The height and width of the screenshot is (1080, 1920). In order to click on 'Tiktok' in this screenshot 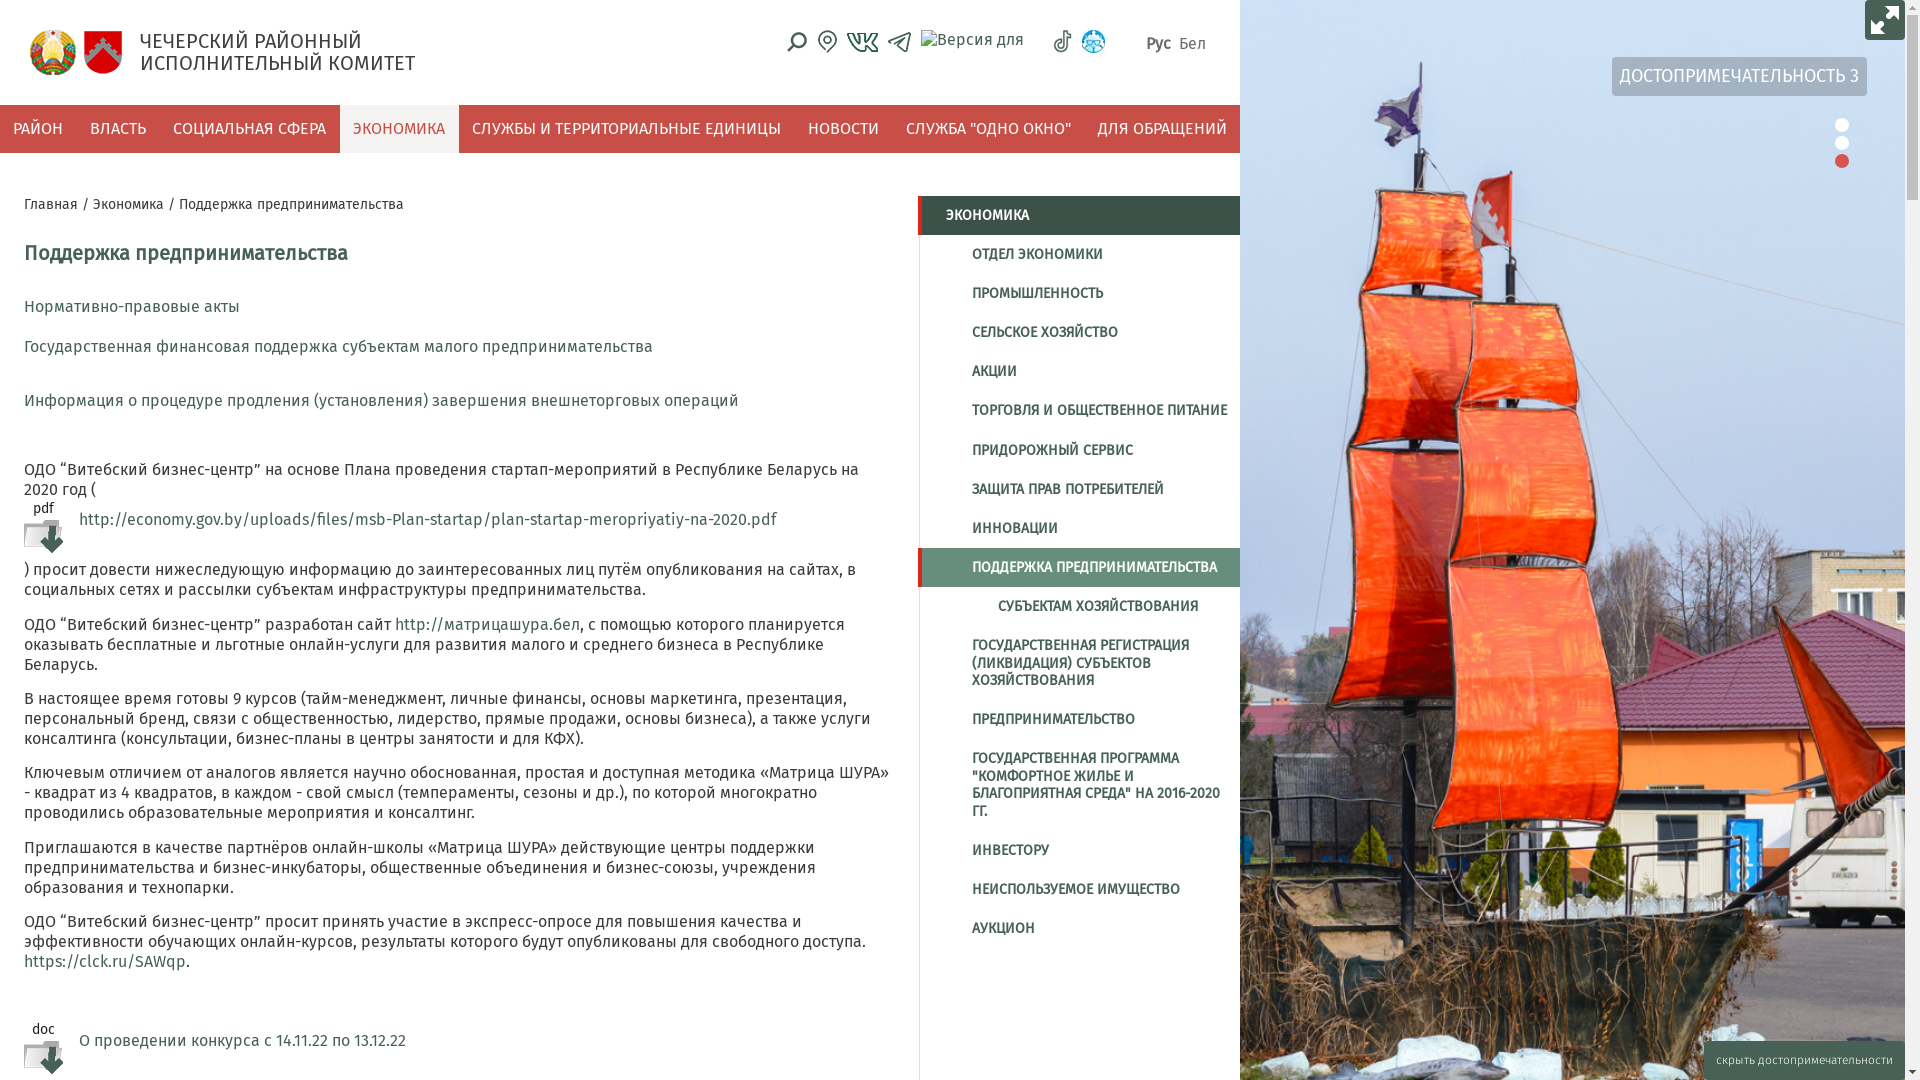, I will do `click(1061, 41)`.